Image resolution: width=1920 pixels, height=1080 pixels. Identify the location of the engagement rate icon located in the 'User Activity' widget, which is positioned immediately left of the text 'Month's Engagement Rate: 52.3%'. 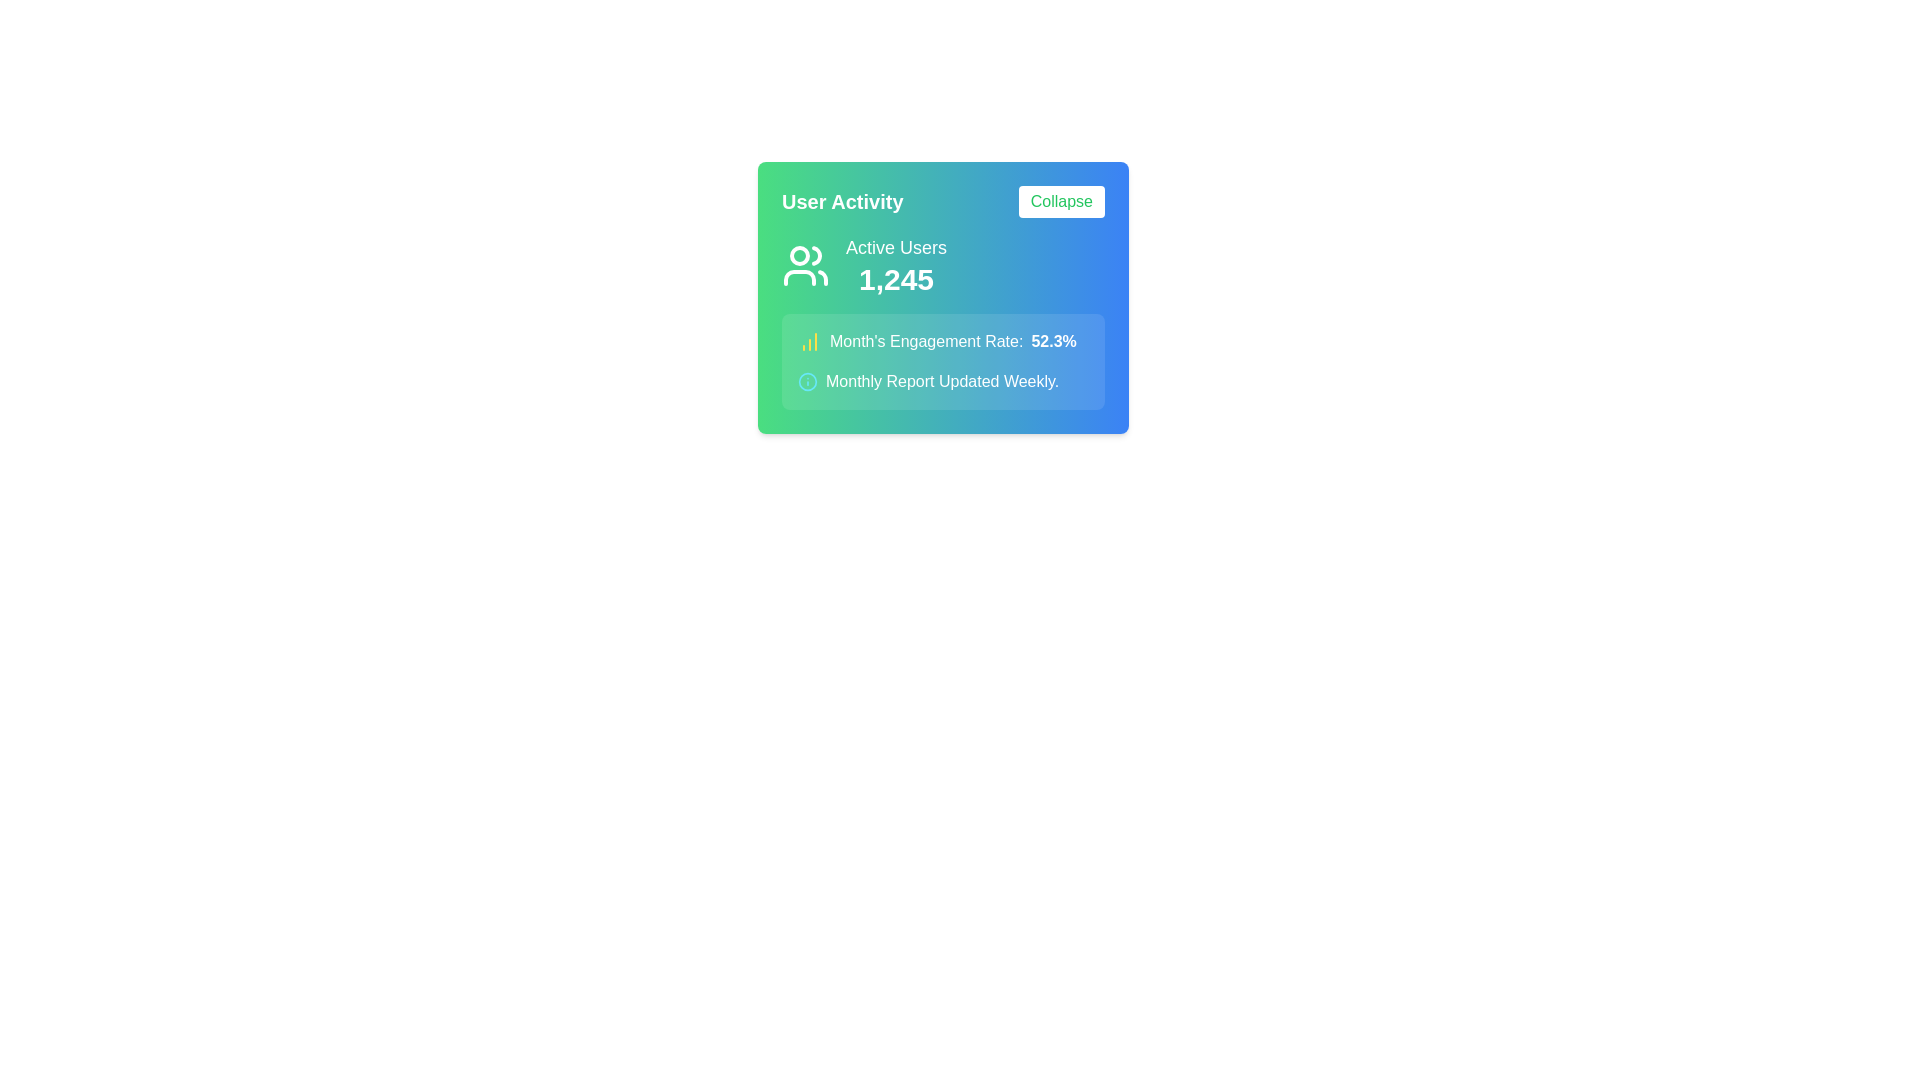
(810, 341).